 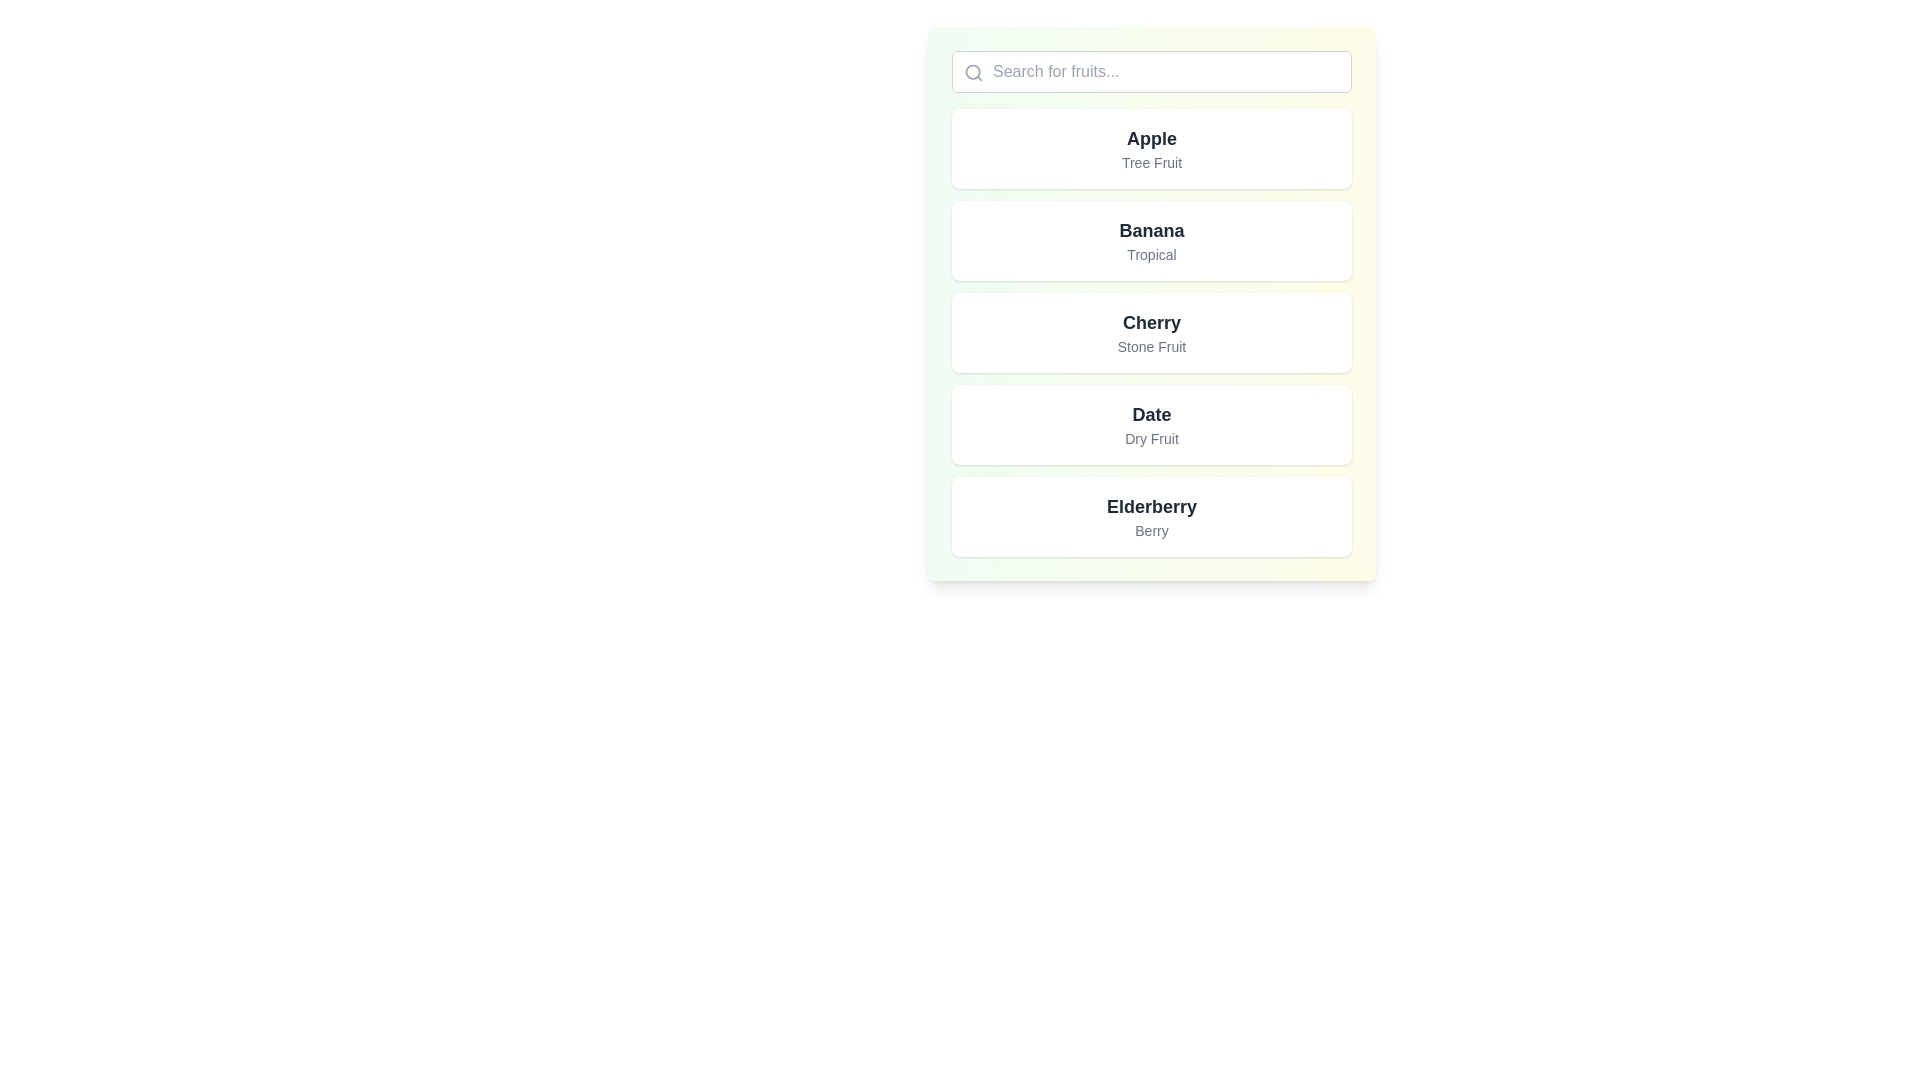 What do you see at coordinates (1152, 530) in the screenshot?
I see `the small text label displaying the word 'Berry' in a gray font, positioned below the 'Elderberry' title in the fifth item of a vertically stacked list` at bounding box center [1152, 530].